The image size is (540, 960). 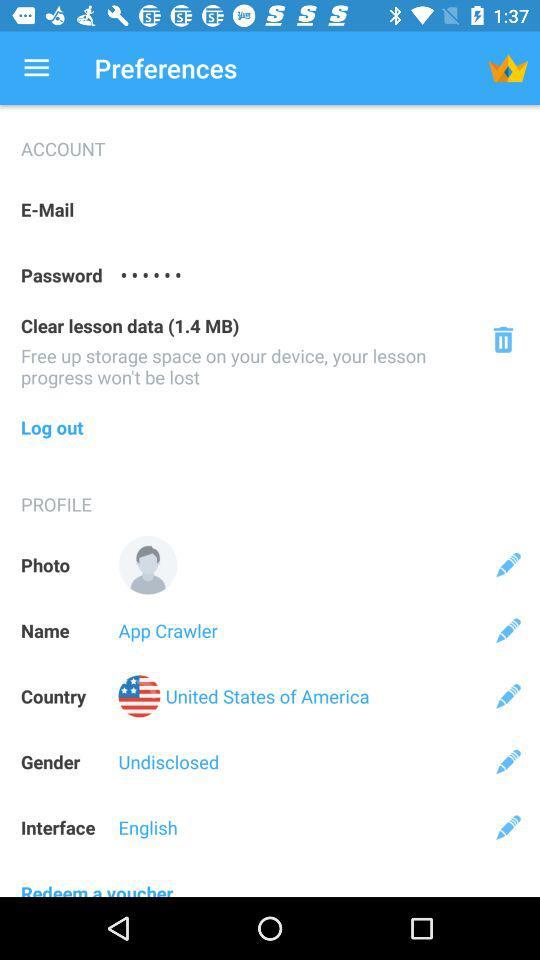 I want to click on item above account, so click(x=36, y=68).